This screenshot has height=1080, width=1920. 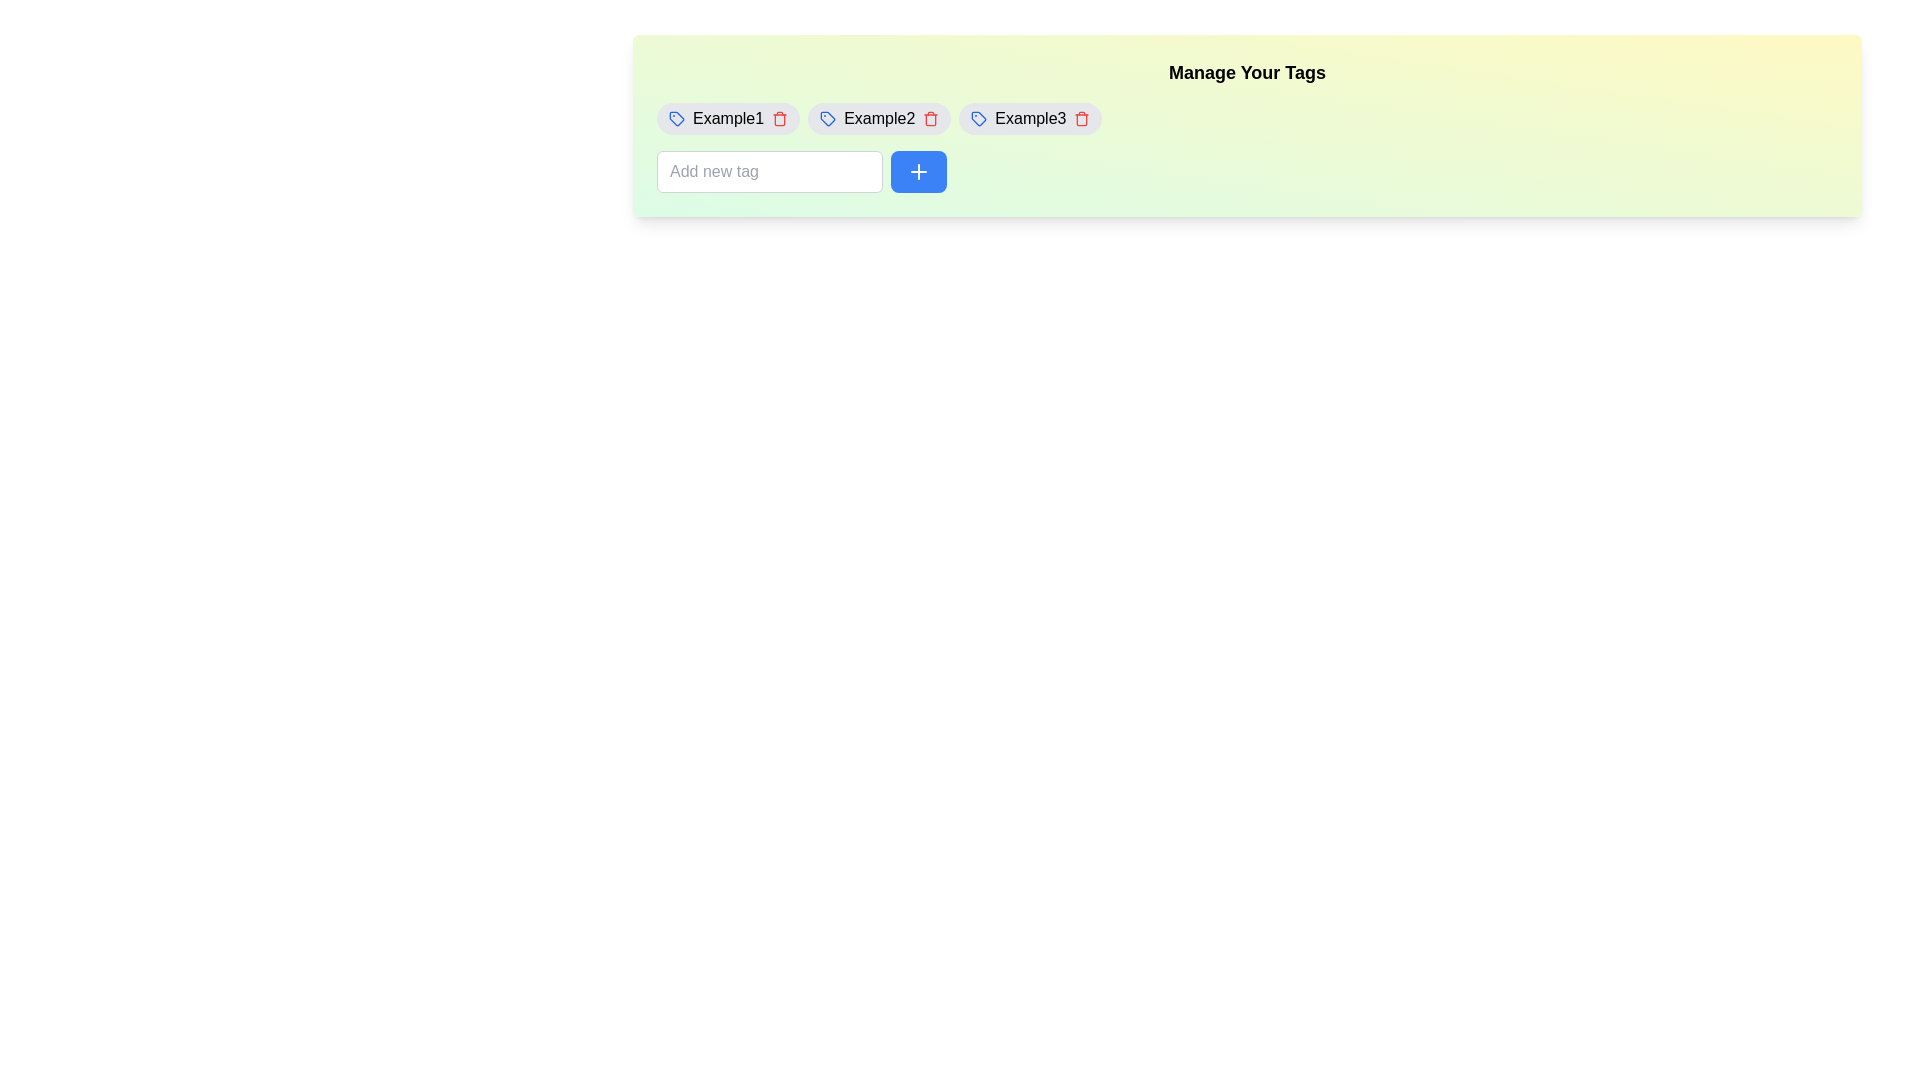 I want to click on the small, blue, rounded tag-like icon that appears before the text 'Example3' in a group of tag elements, so click(x=979, y=119).